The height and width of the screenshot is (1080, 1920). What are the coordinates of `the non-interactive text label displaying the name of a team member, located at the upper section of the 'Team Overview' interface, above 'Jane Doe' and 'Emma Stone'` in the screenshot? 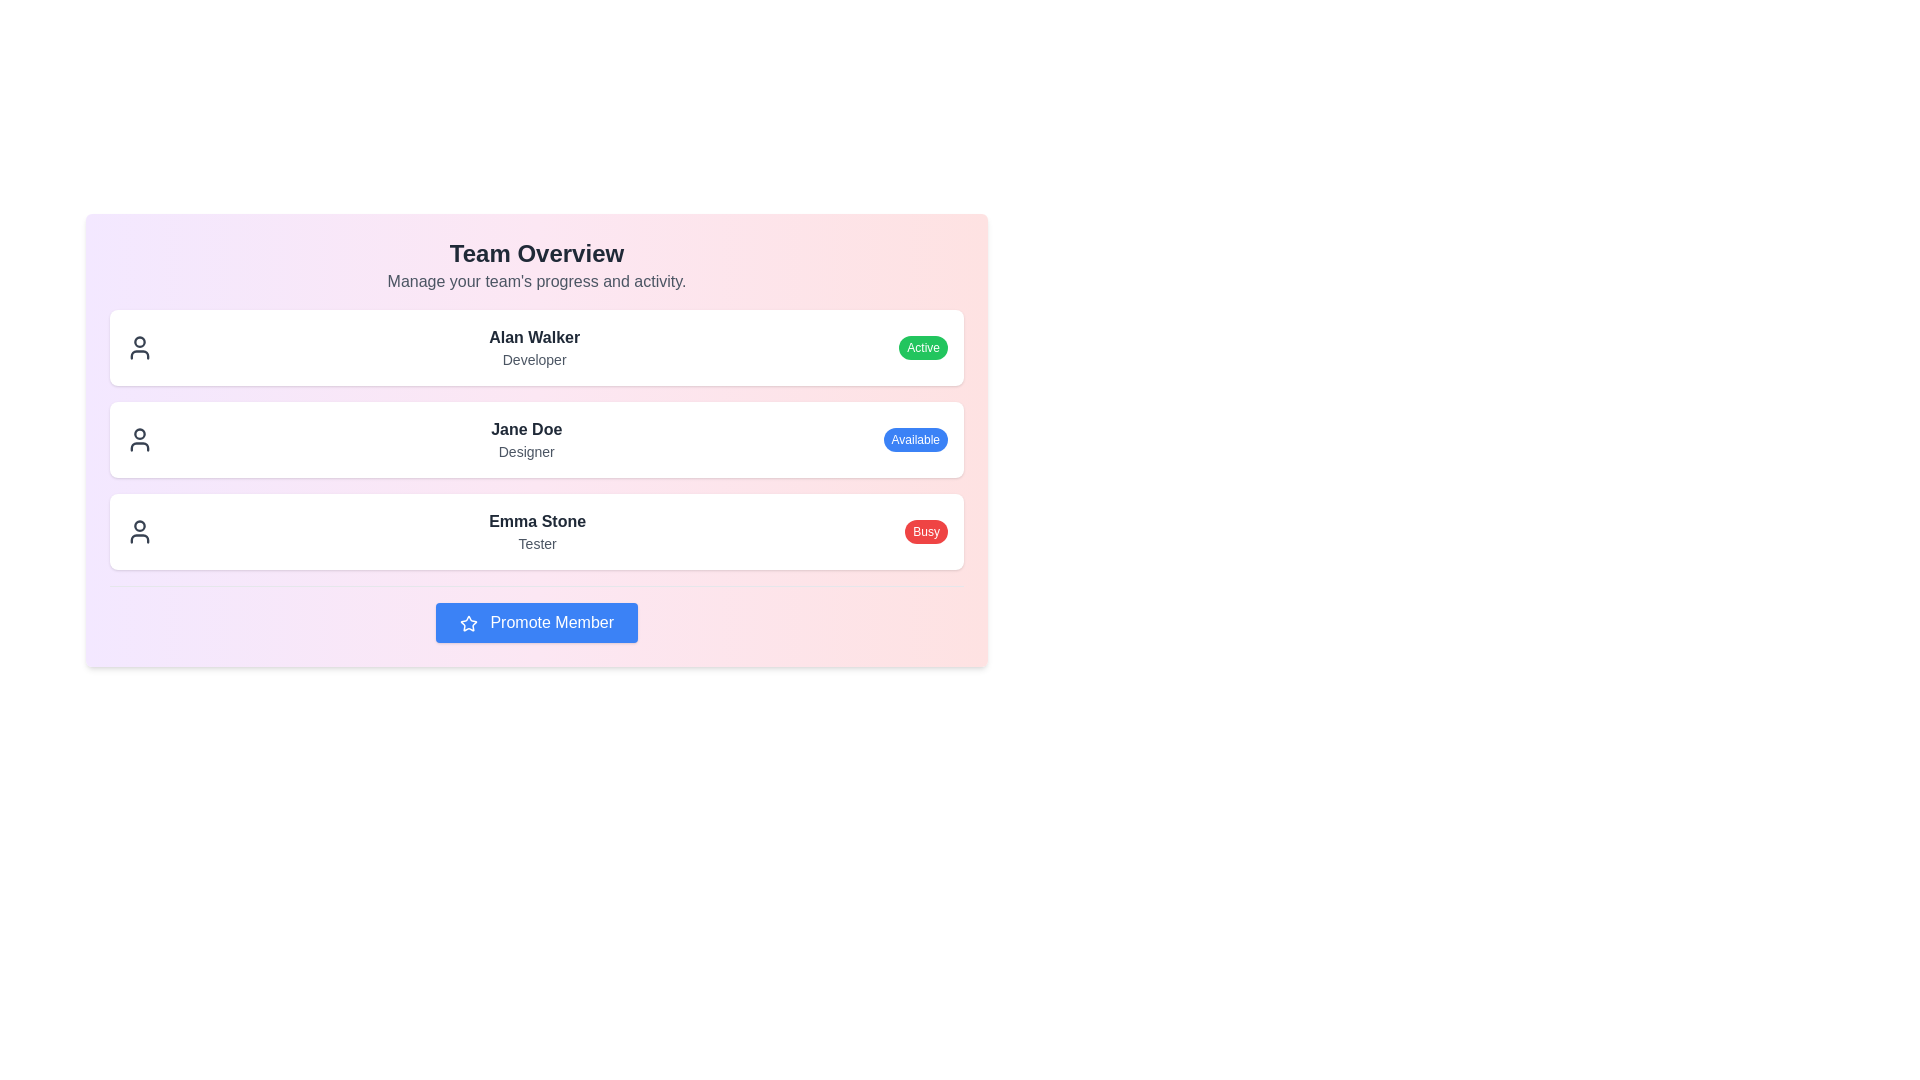 It's located at (534, 337).